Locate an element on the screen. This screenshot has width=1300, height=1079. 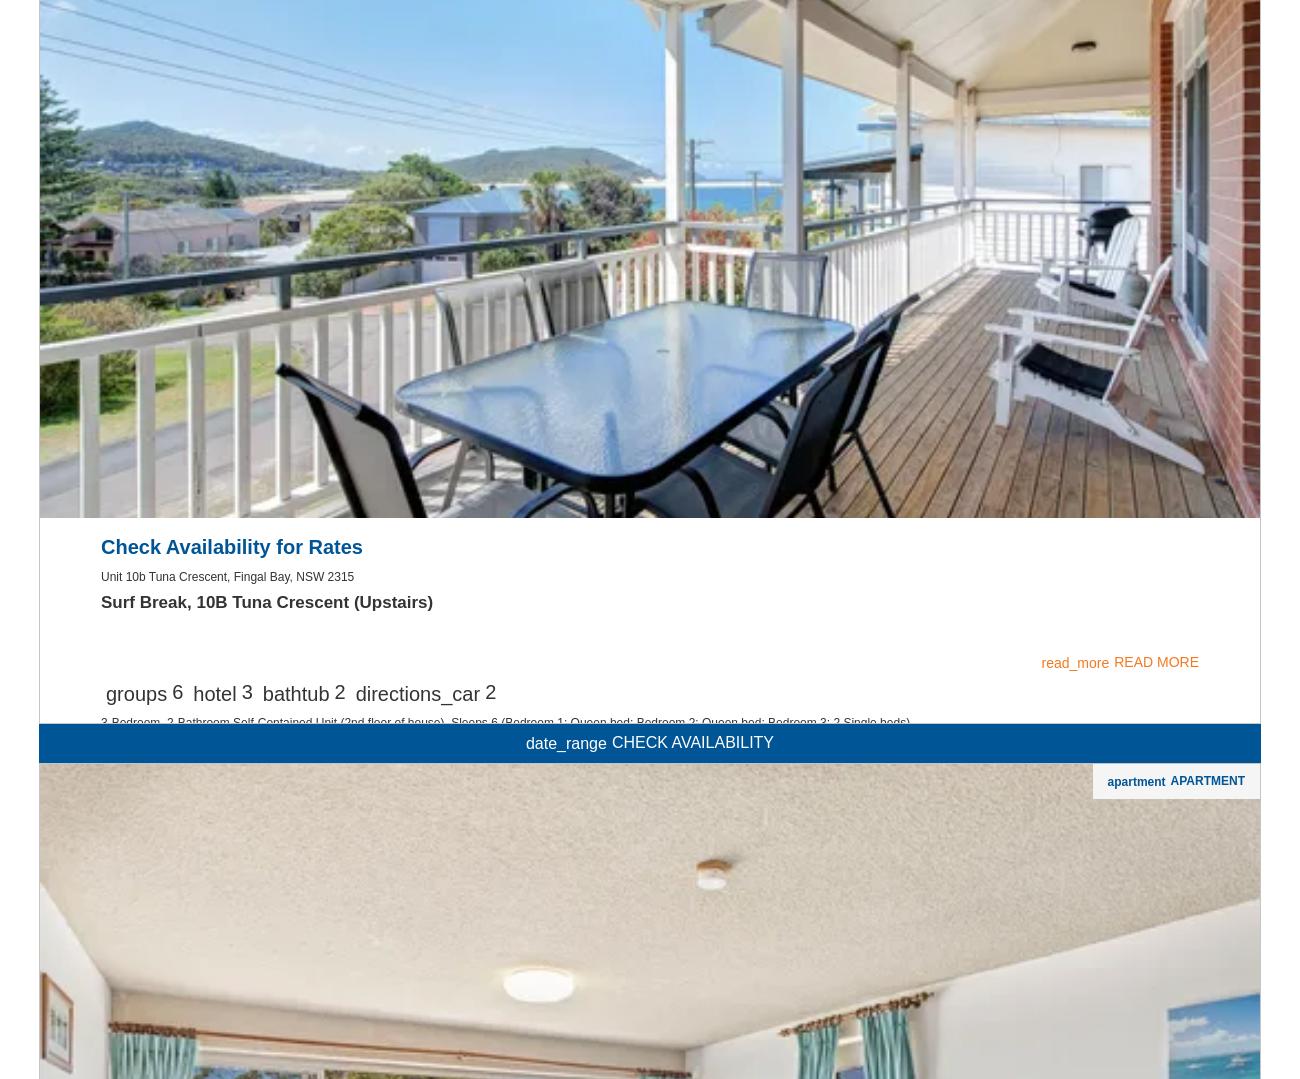
'2-Bedroom, 1-Bathroom Unit. Sleeps 5 - Bedroom 1: Queen bed; Bedroom 2: Tri-bunk bed. Perfectly positioned opposite the Little Beach foreshore, offering amazing water views across the bay.' is located at coordinates (613, 977).